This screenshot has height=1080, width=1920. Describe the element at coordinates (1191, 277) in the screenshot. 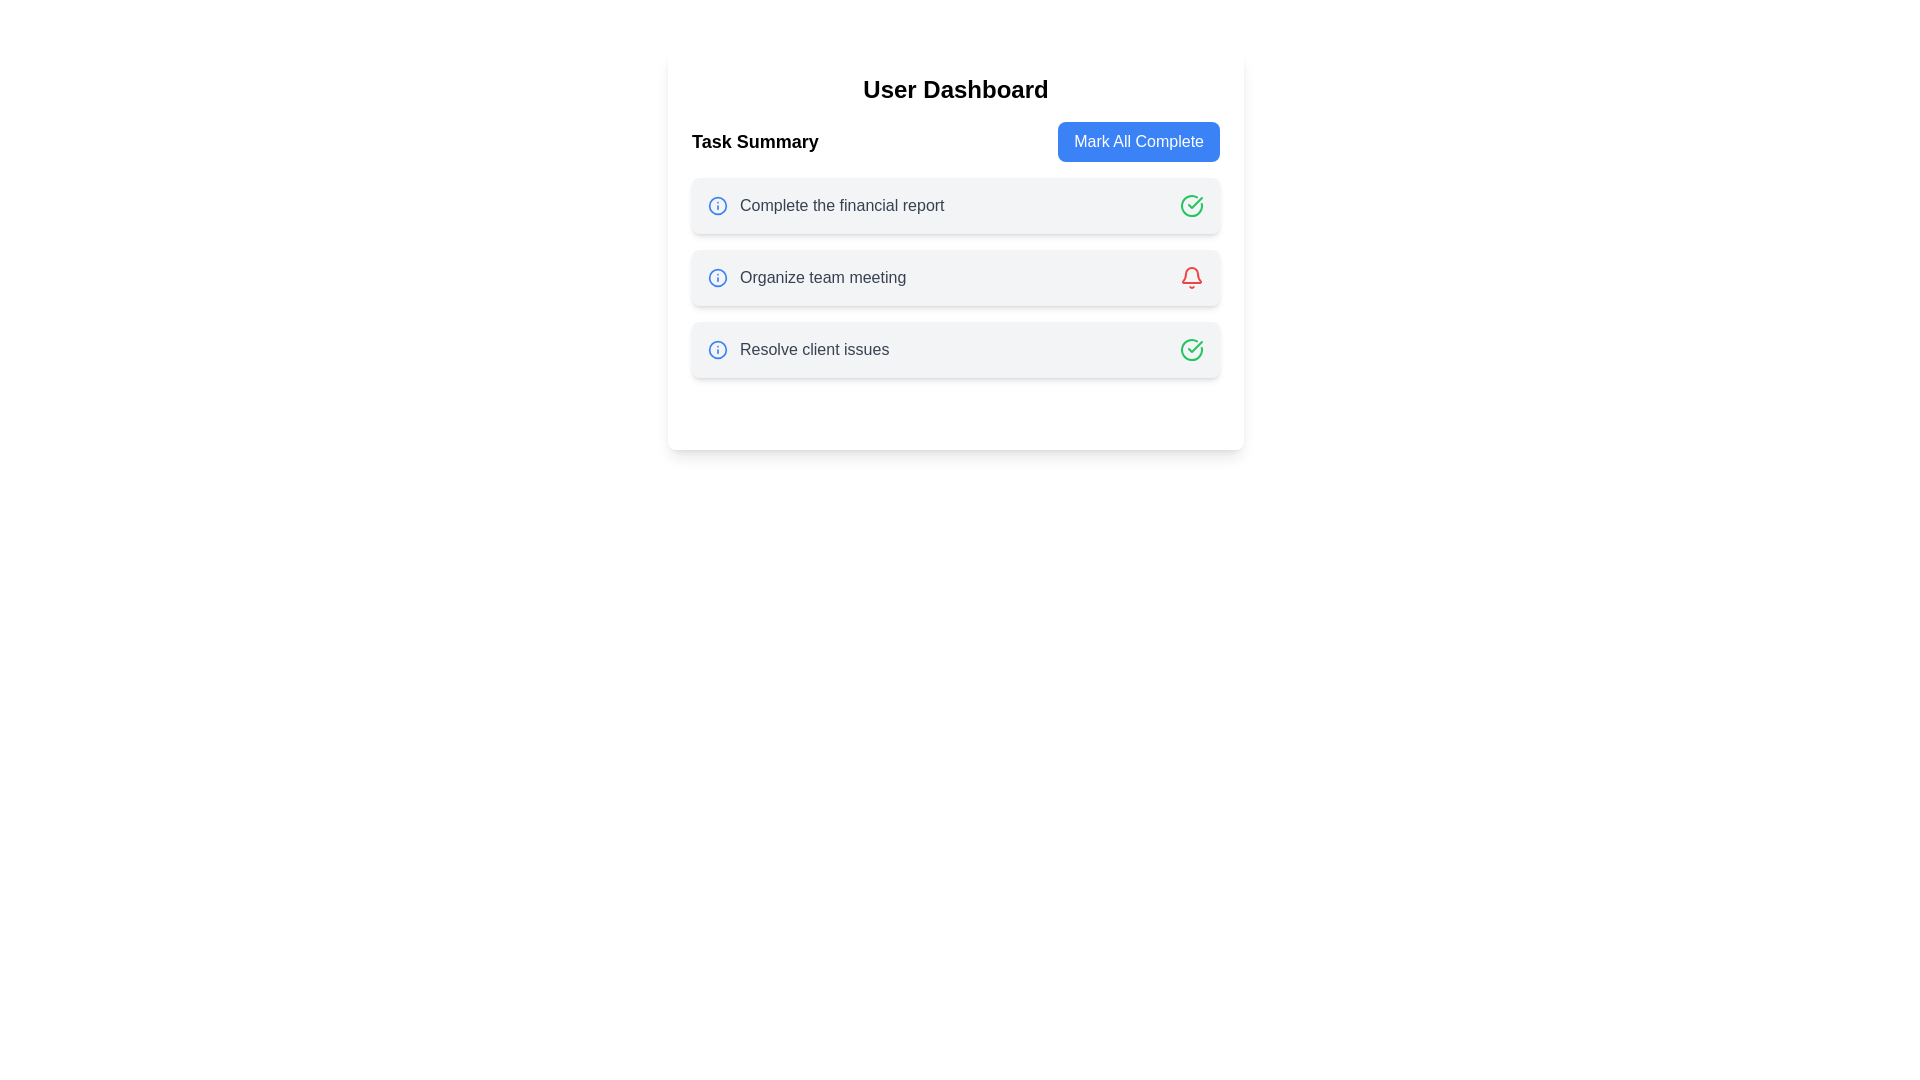

I see `the bell icon indicating notifications for the task 'Organize team meeting', positioned in the second row of the task list under 'Task Summary', to the far right of the row` at that location.